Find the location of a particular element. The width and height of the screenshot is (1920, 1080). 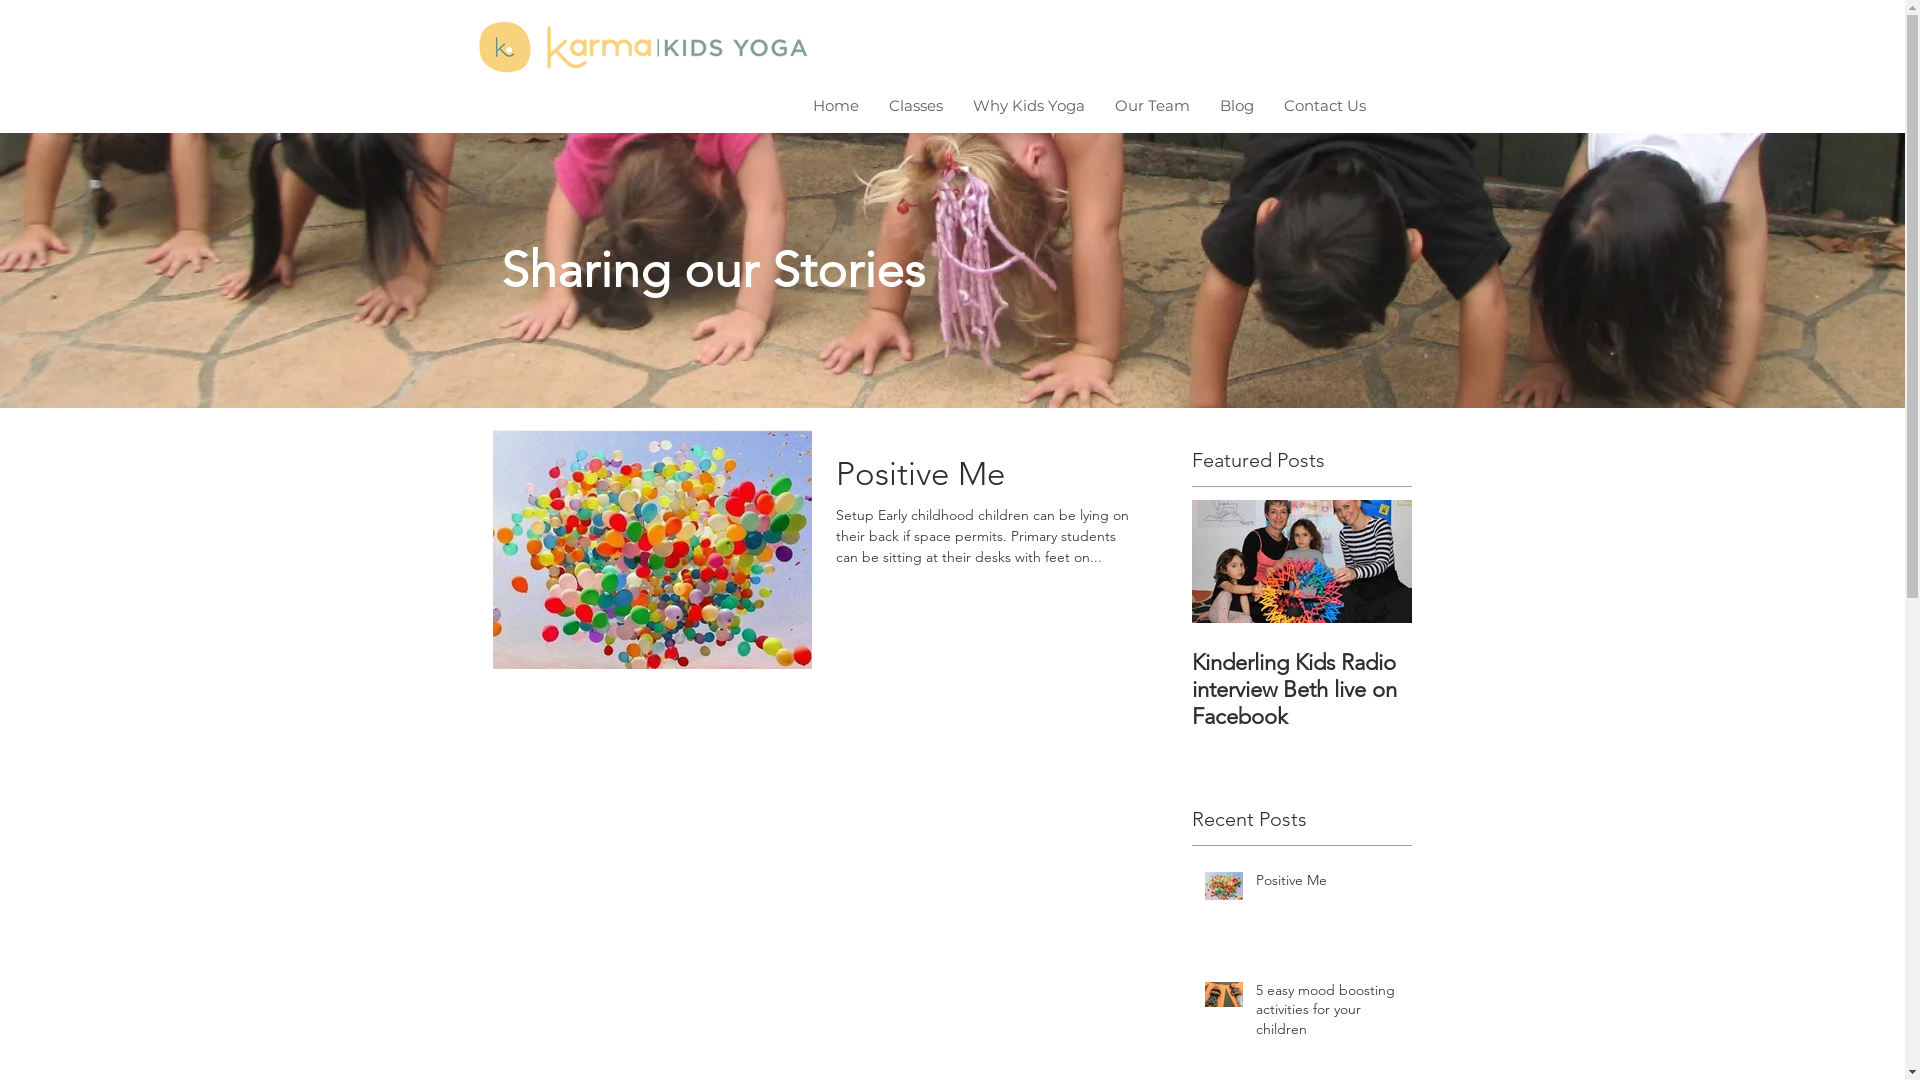

'Home' is located at coordinates (835, 105).